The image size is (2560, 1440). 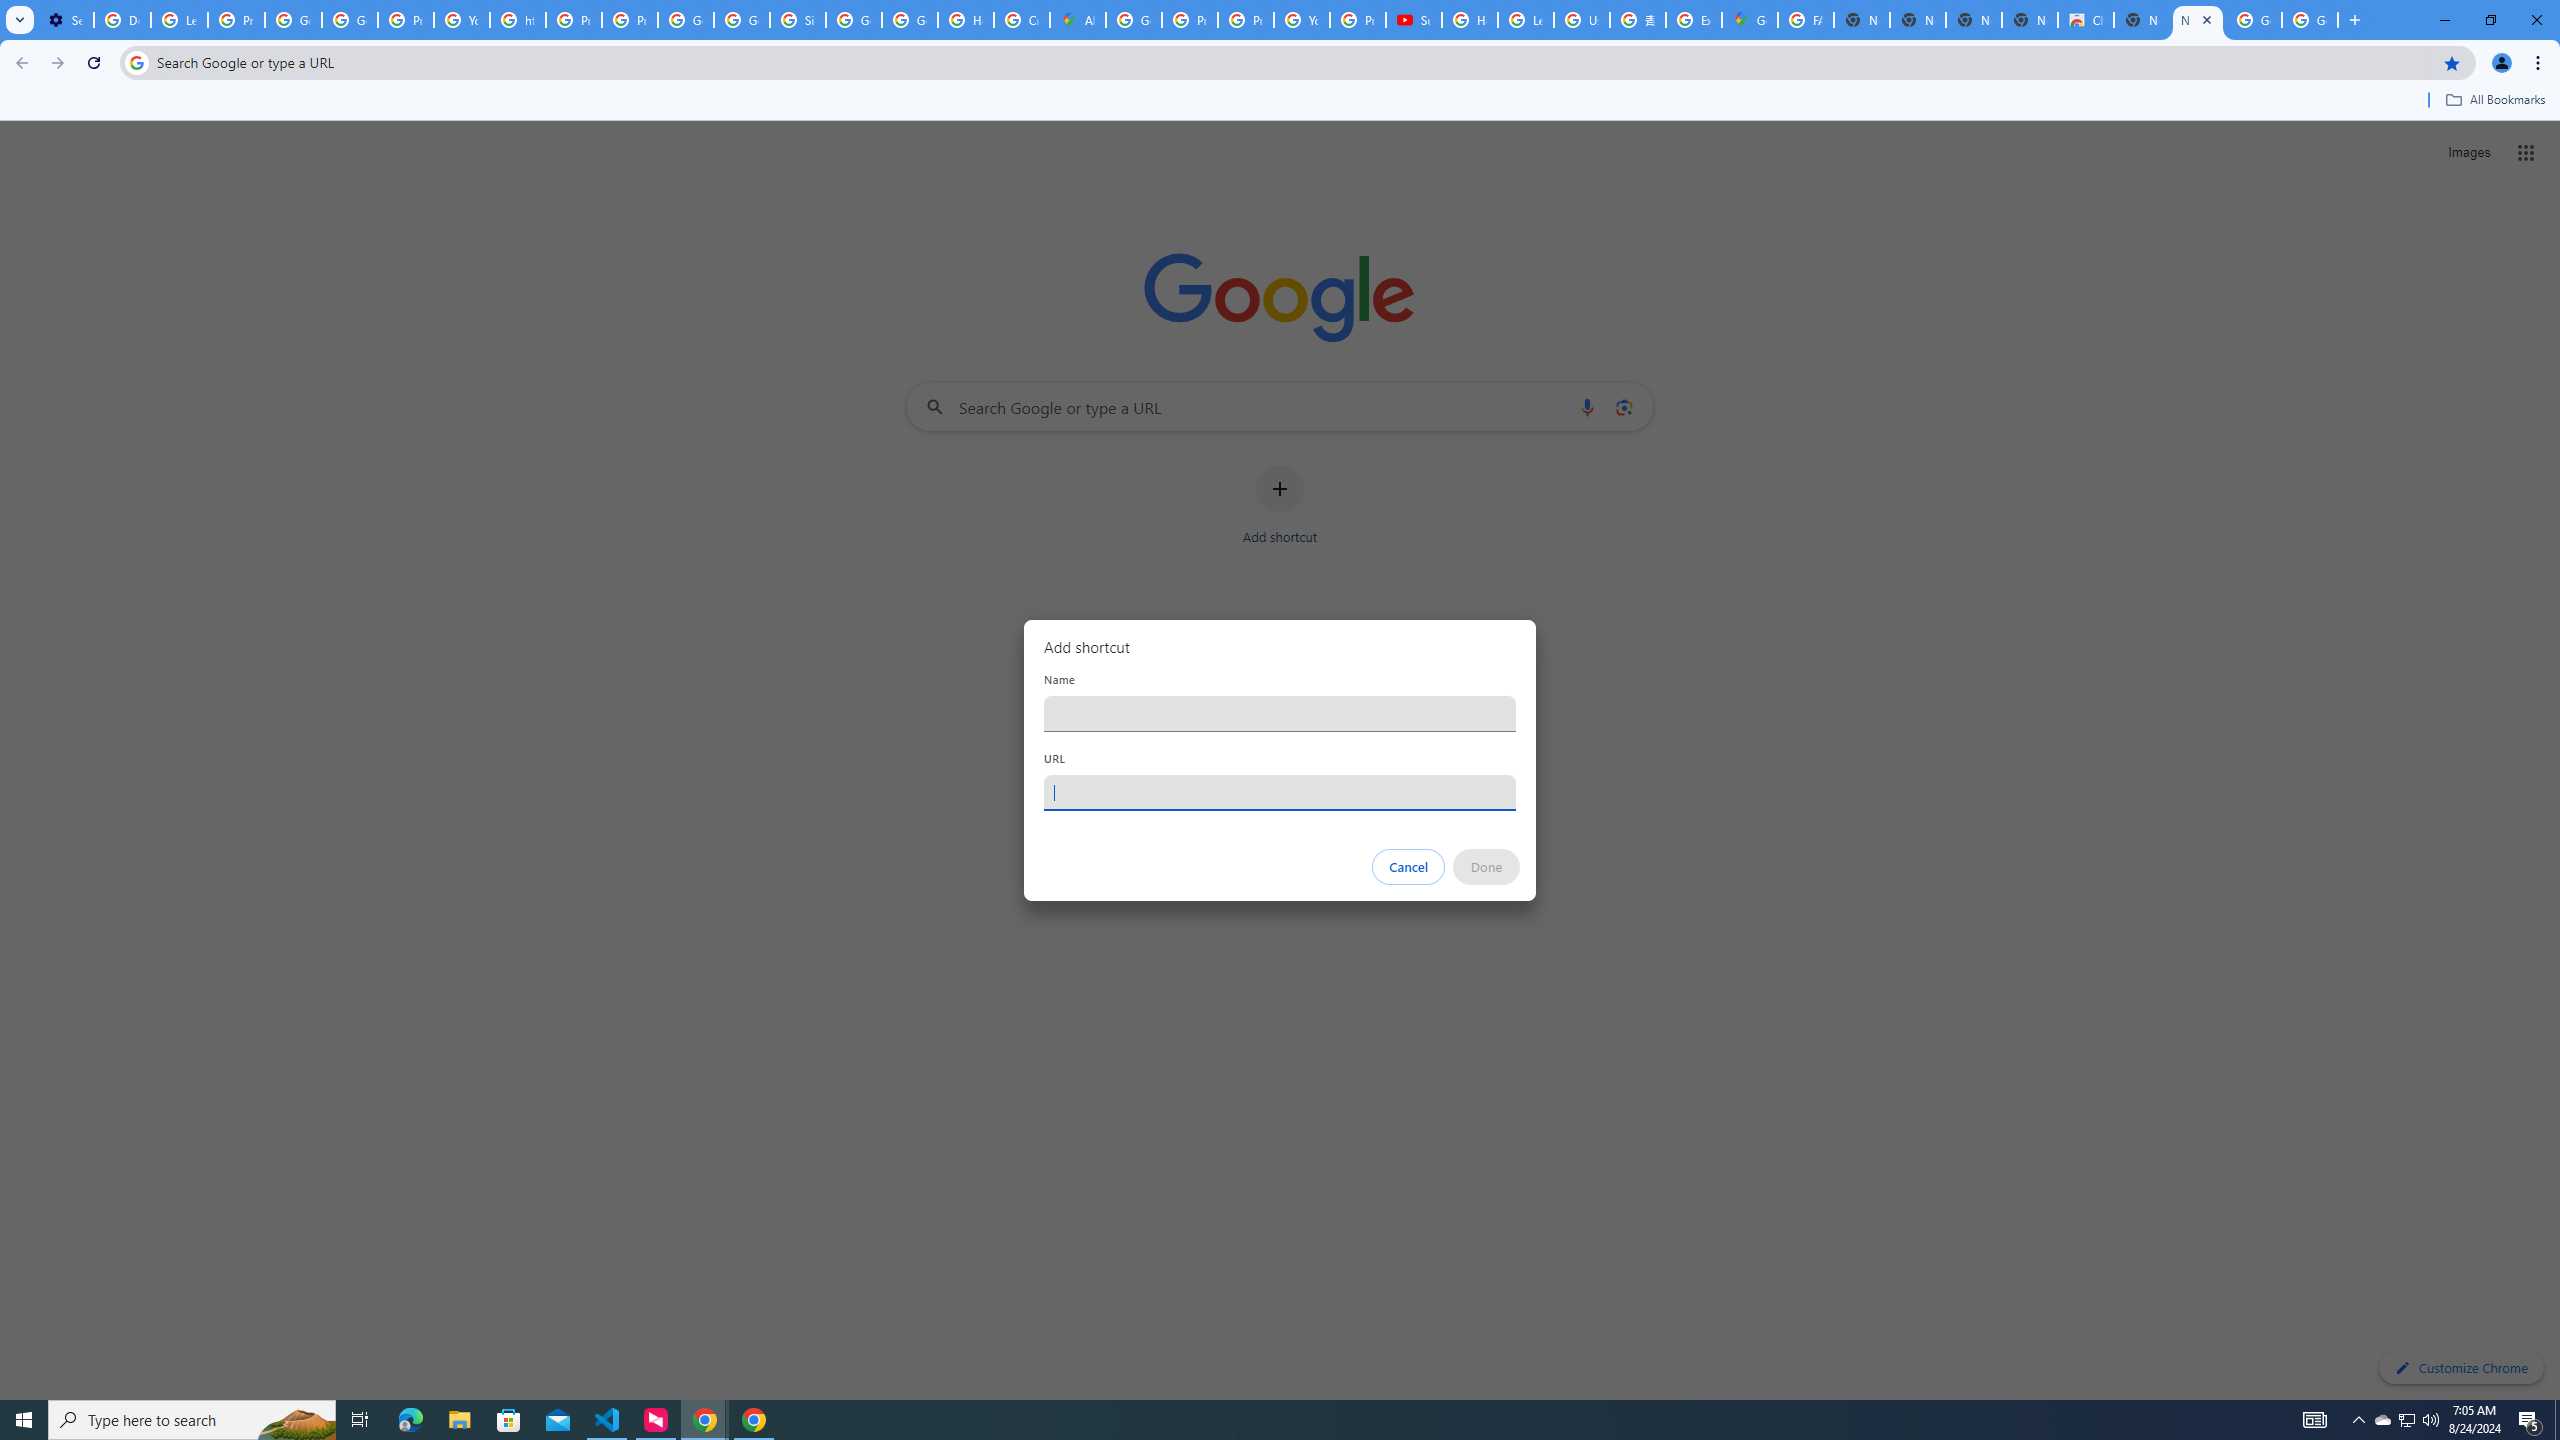 I want to click on 'Learn how to find your photos - Google Photos Help', so click(x=179, y=19).